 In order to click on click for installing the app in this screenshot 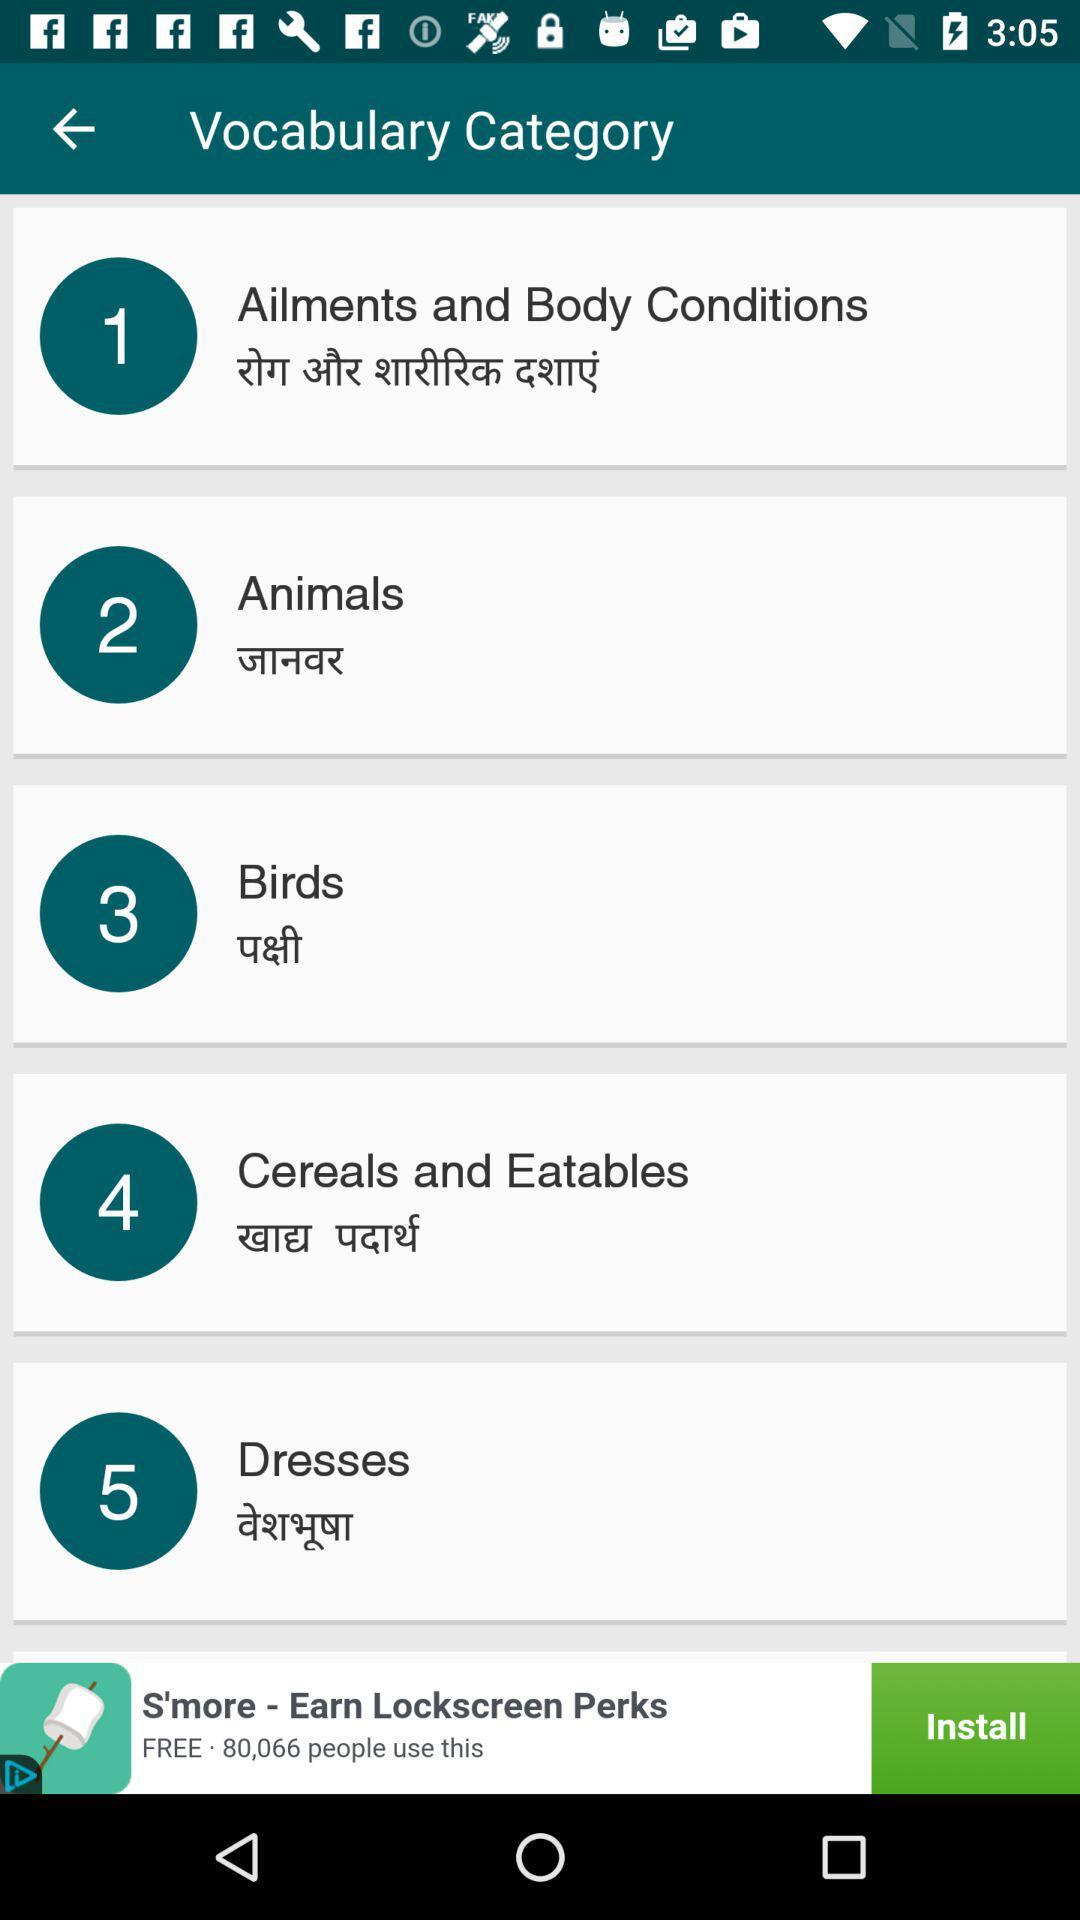, I will do `click(540, 1727)`.